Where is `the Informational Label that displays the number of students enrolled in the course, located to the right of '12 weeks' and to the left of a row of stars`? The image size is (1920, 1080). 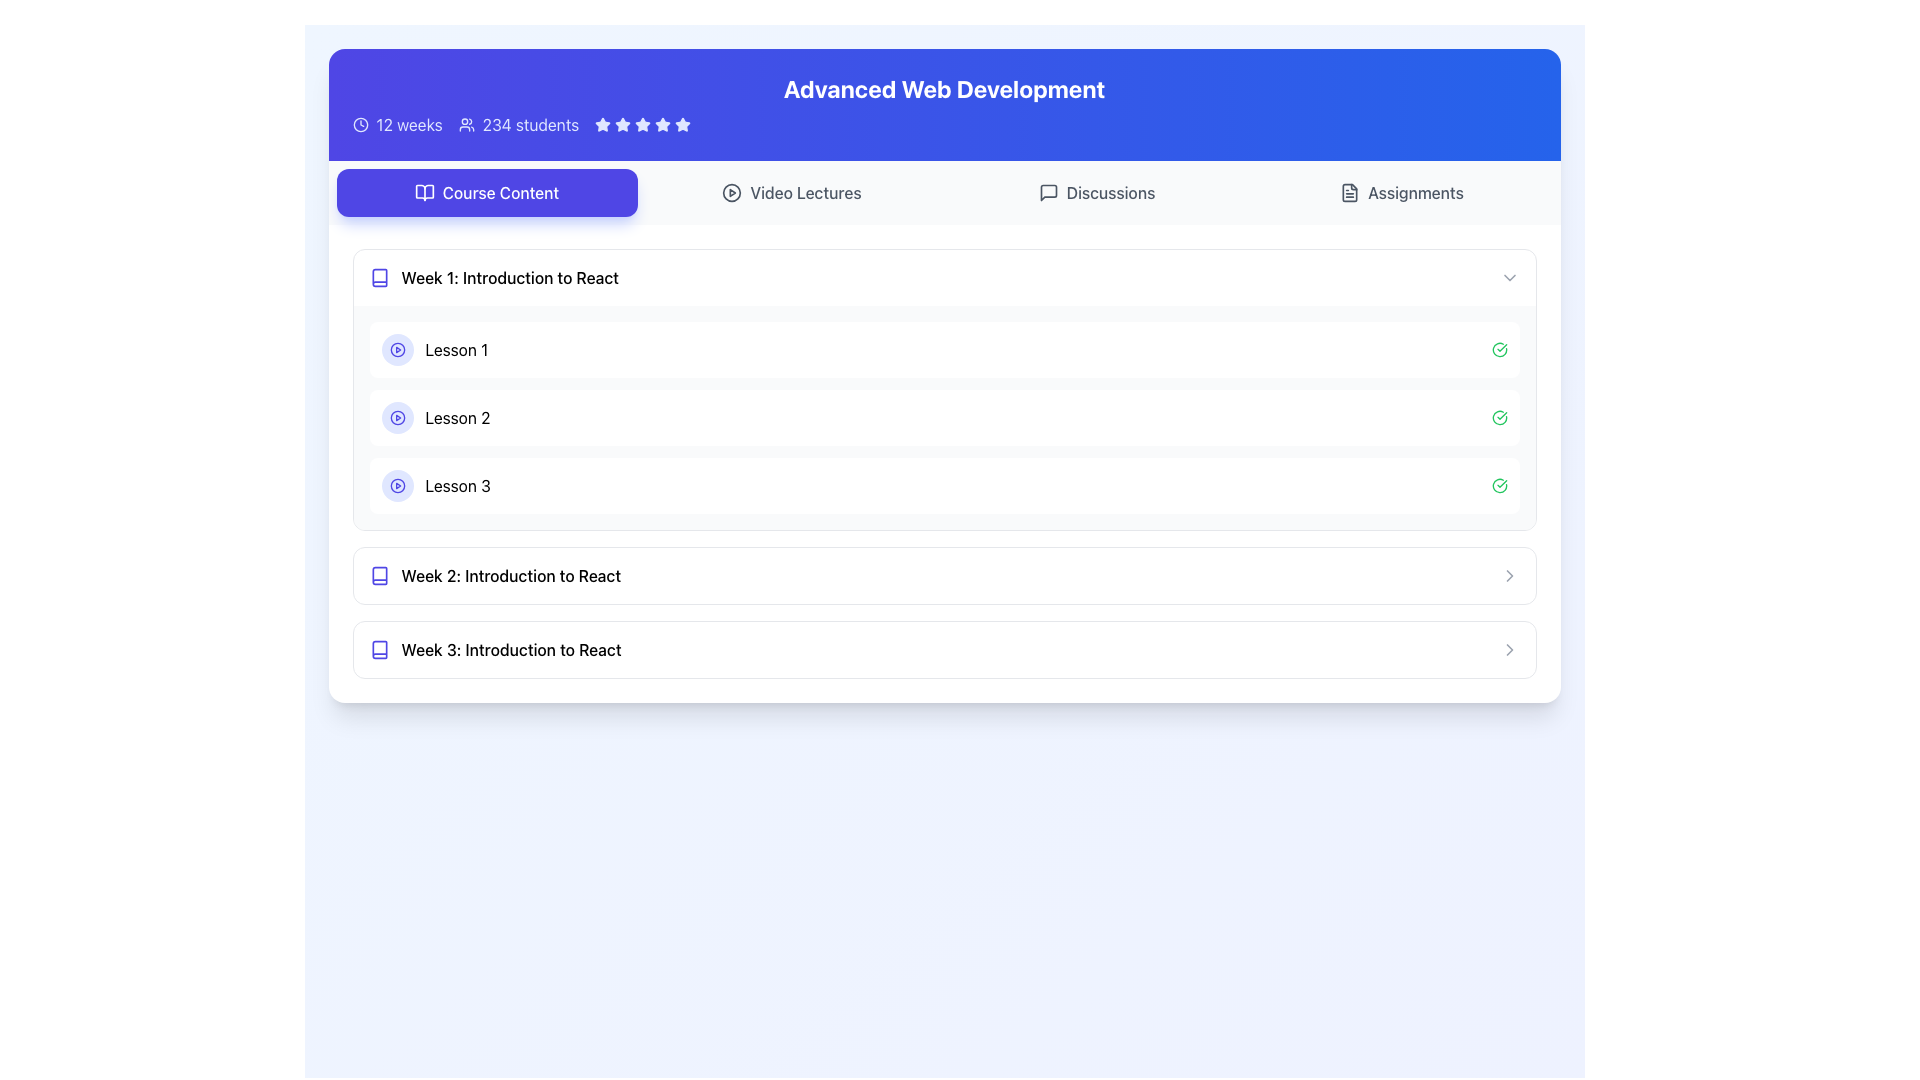 the Informational Label that displays the number of students enrolled in the course, located to the right of '12 weeks' and to the left of a row of stars is located at coordinates (518, 124).